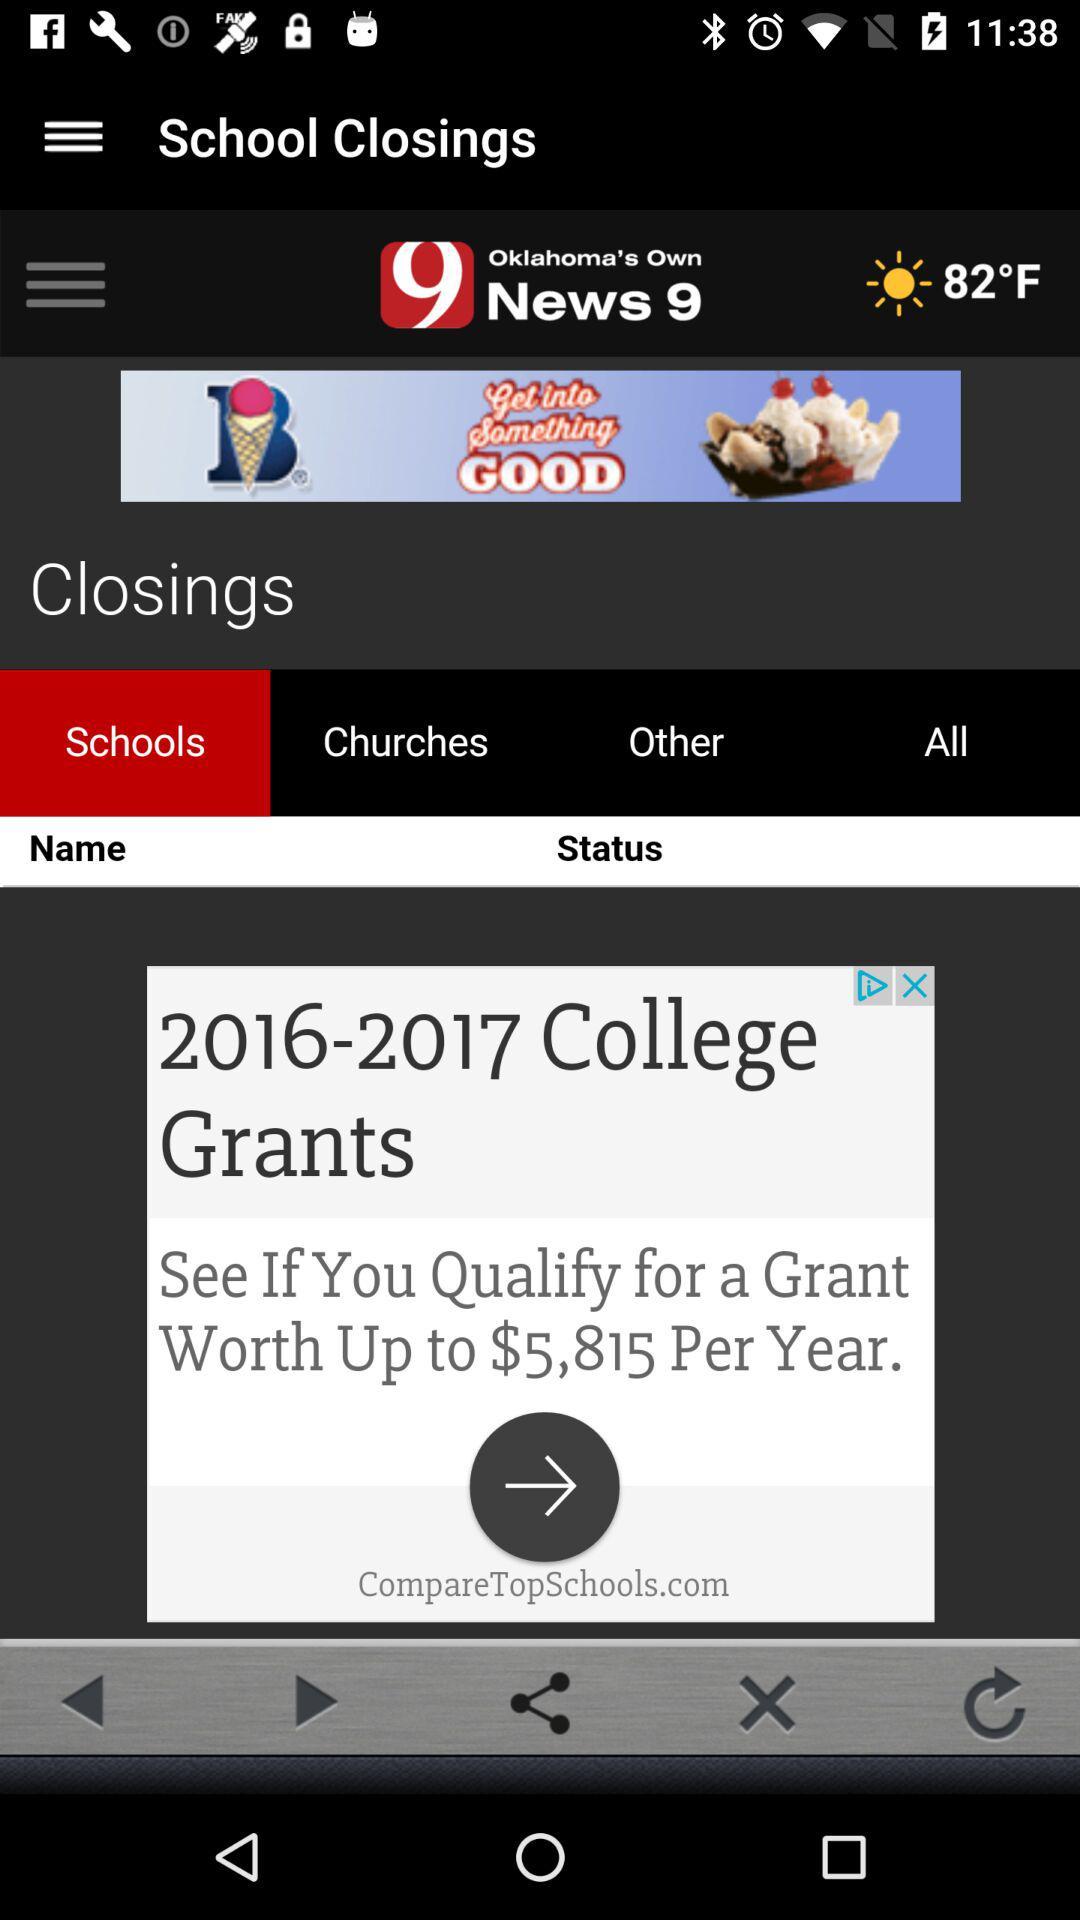 The image size is (1080, 1920). What do you see at coordinates (84, 1702) in the screenshot?
I see `the arrow_backward icon` at bounding box center [84, 1702].